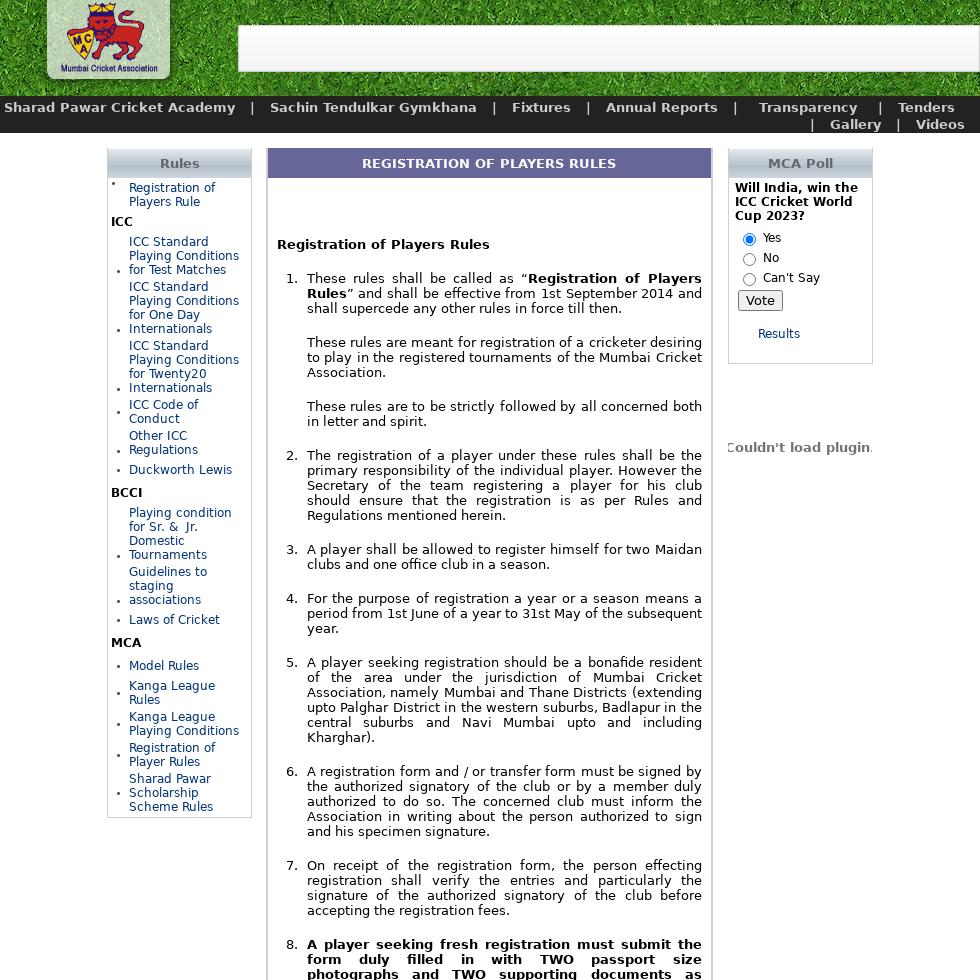  What do you see at coordinates (416, 278) in the screenshot?
I see `'These rules shall be called as “'` at bounding box center [416, 278].